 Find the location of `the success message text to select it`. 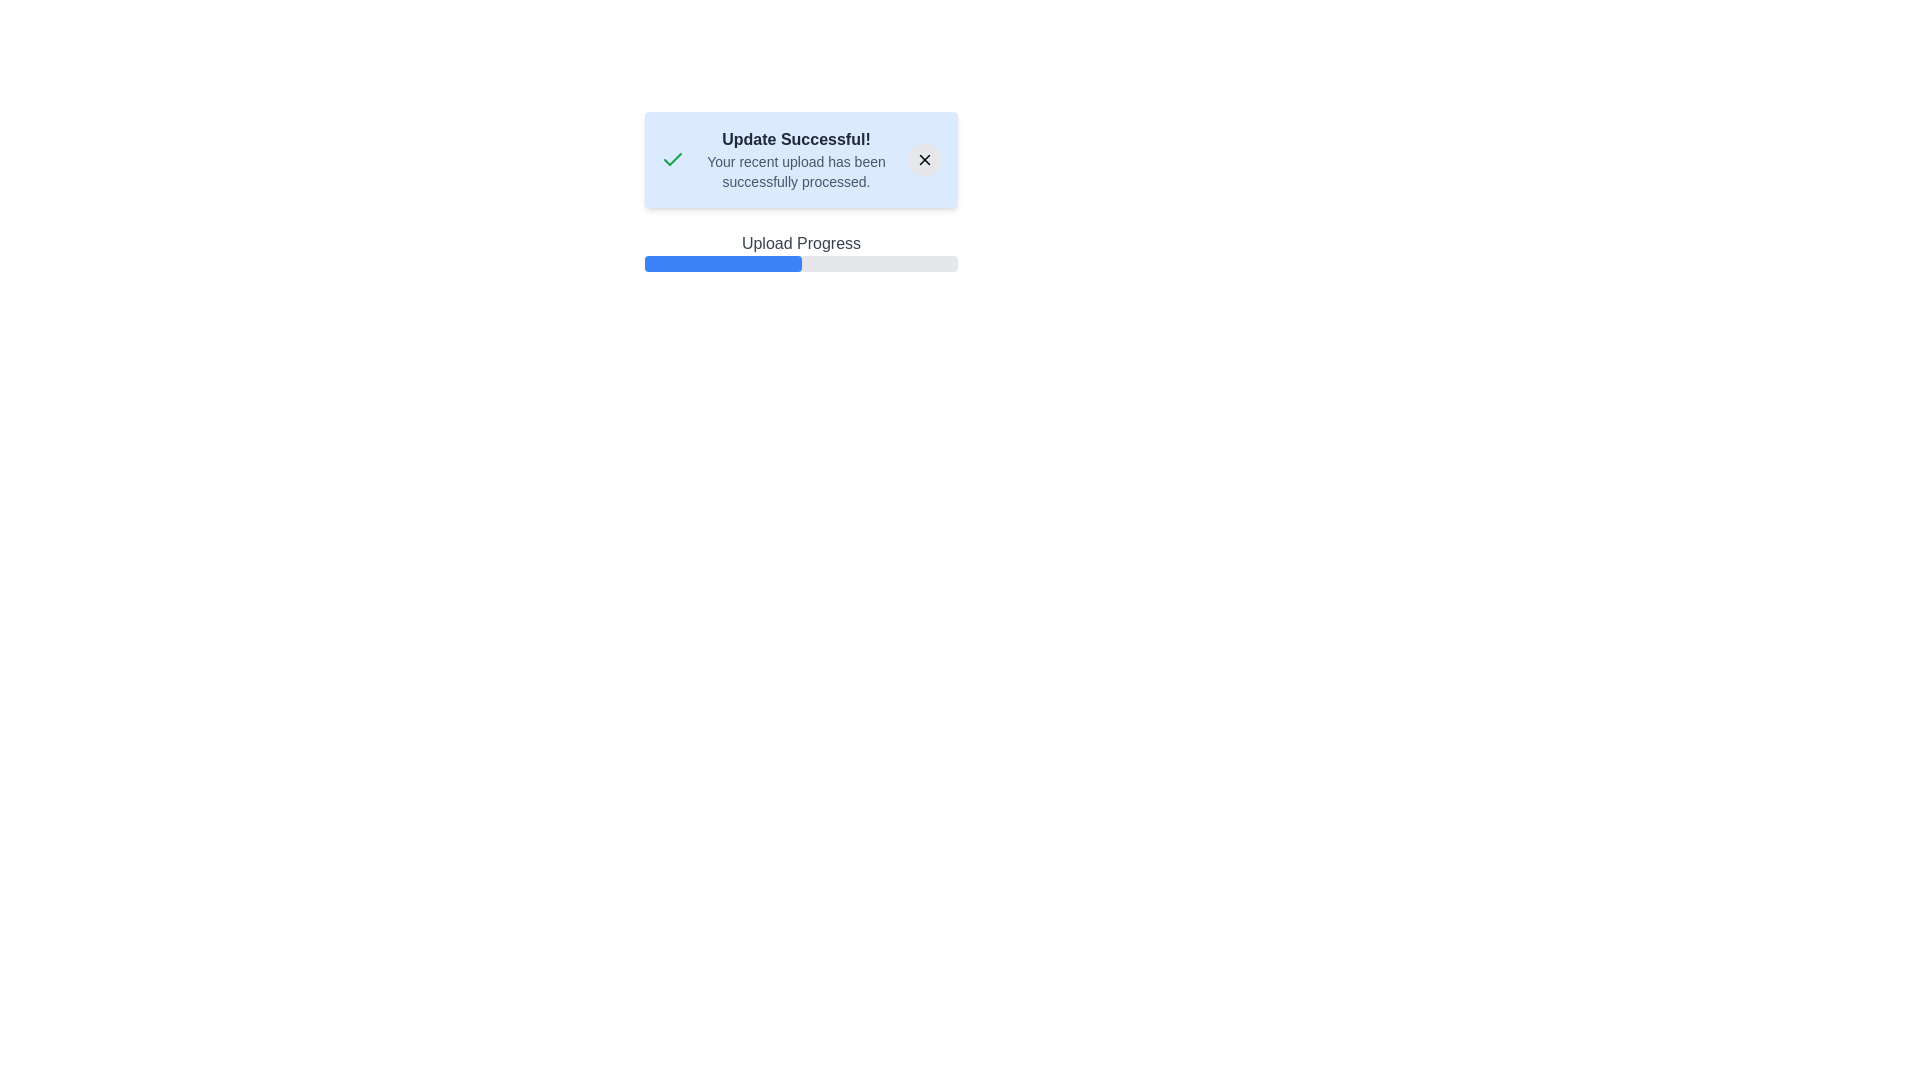

the success message text to select it is located at coordinates (795, 138).